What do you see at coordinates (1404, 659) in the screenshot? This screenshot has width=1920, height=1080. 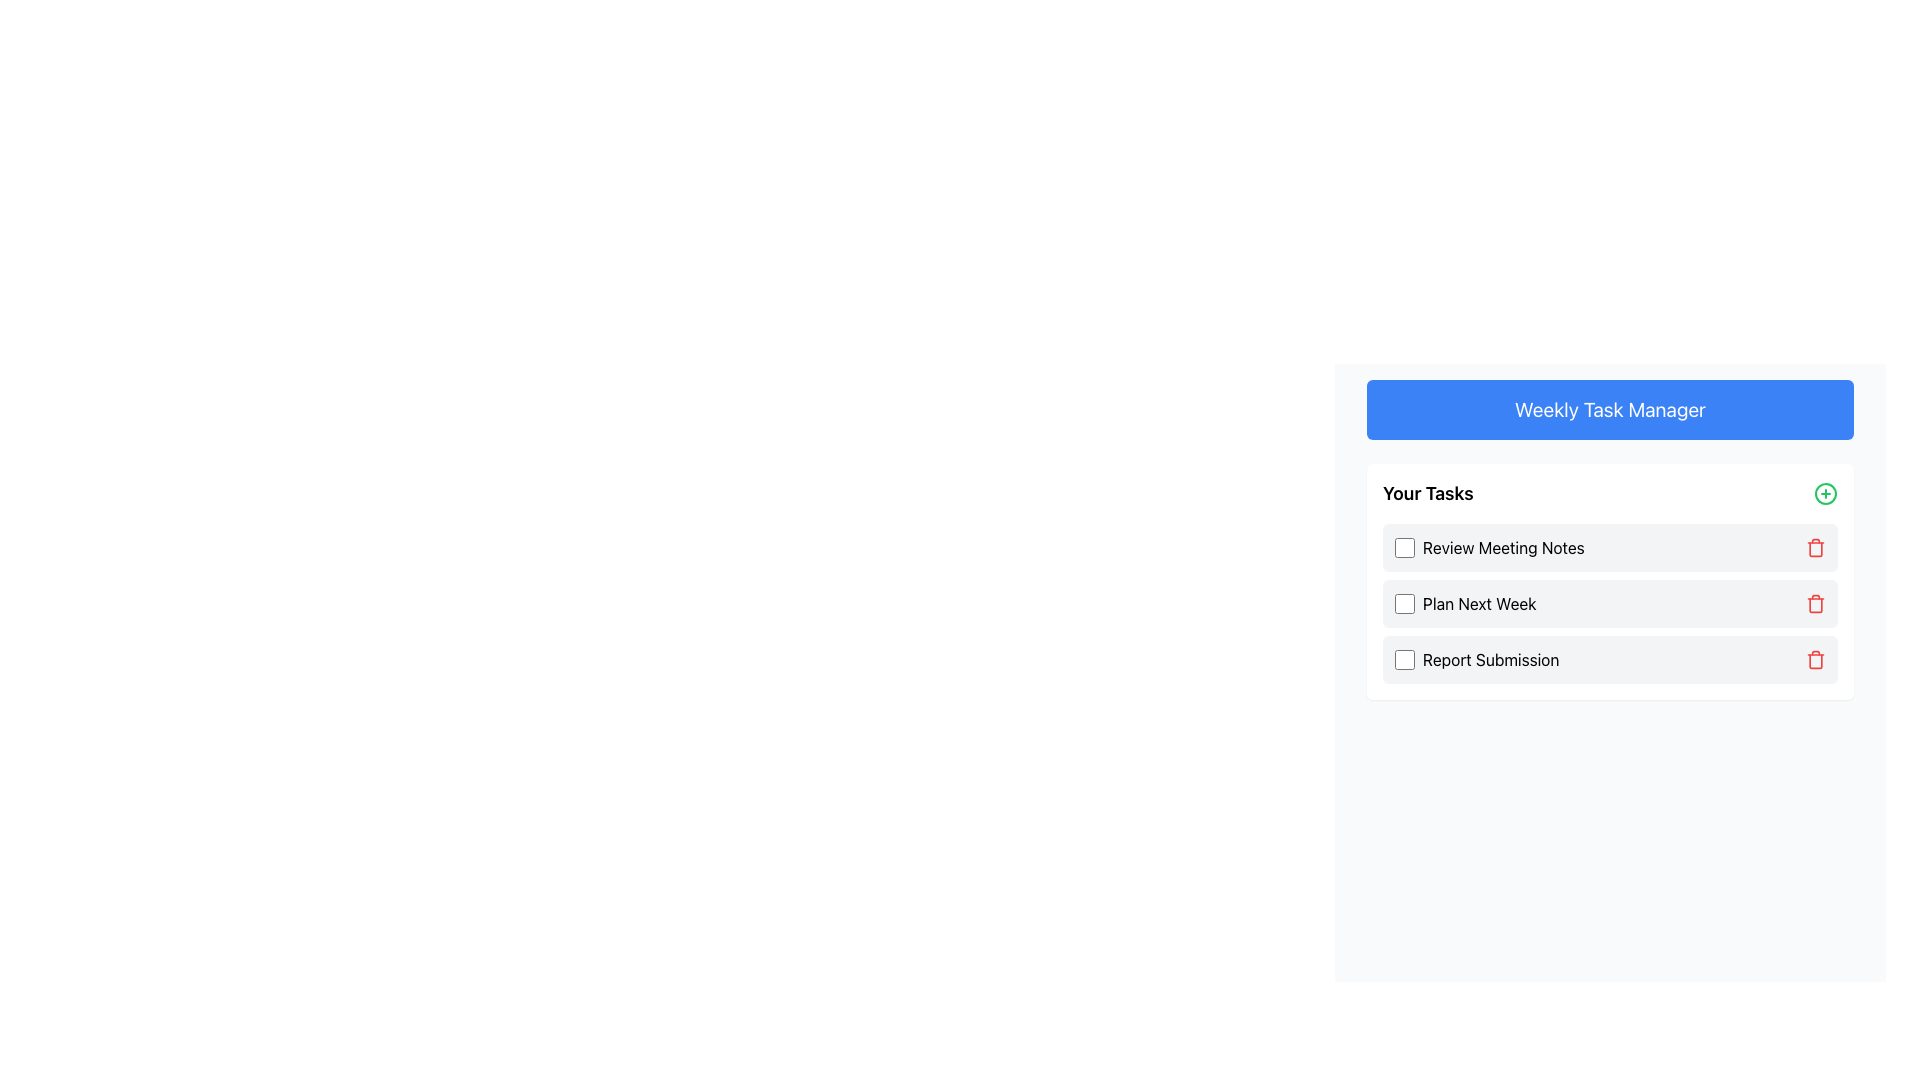 I see `the checkbox with a light gray border and blue highlights, located to the left of the label 'Report Submission' in the task list` at bounding box center [1404, 659].